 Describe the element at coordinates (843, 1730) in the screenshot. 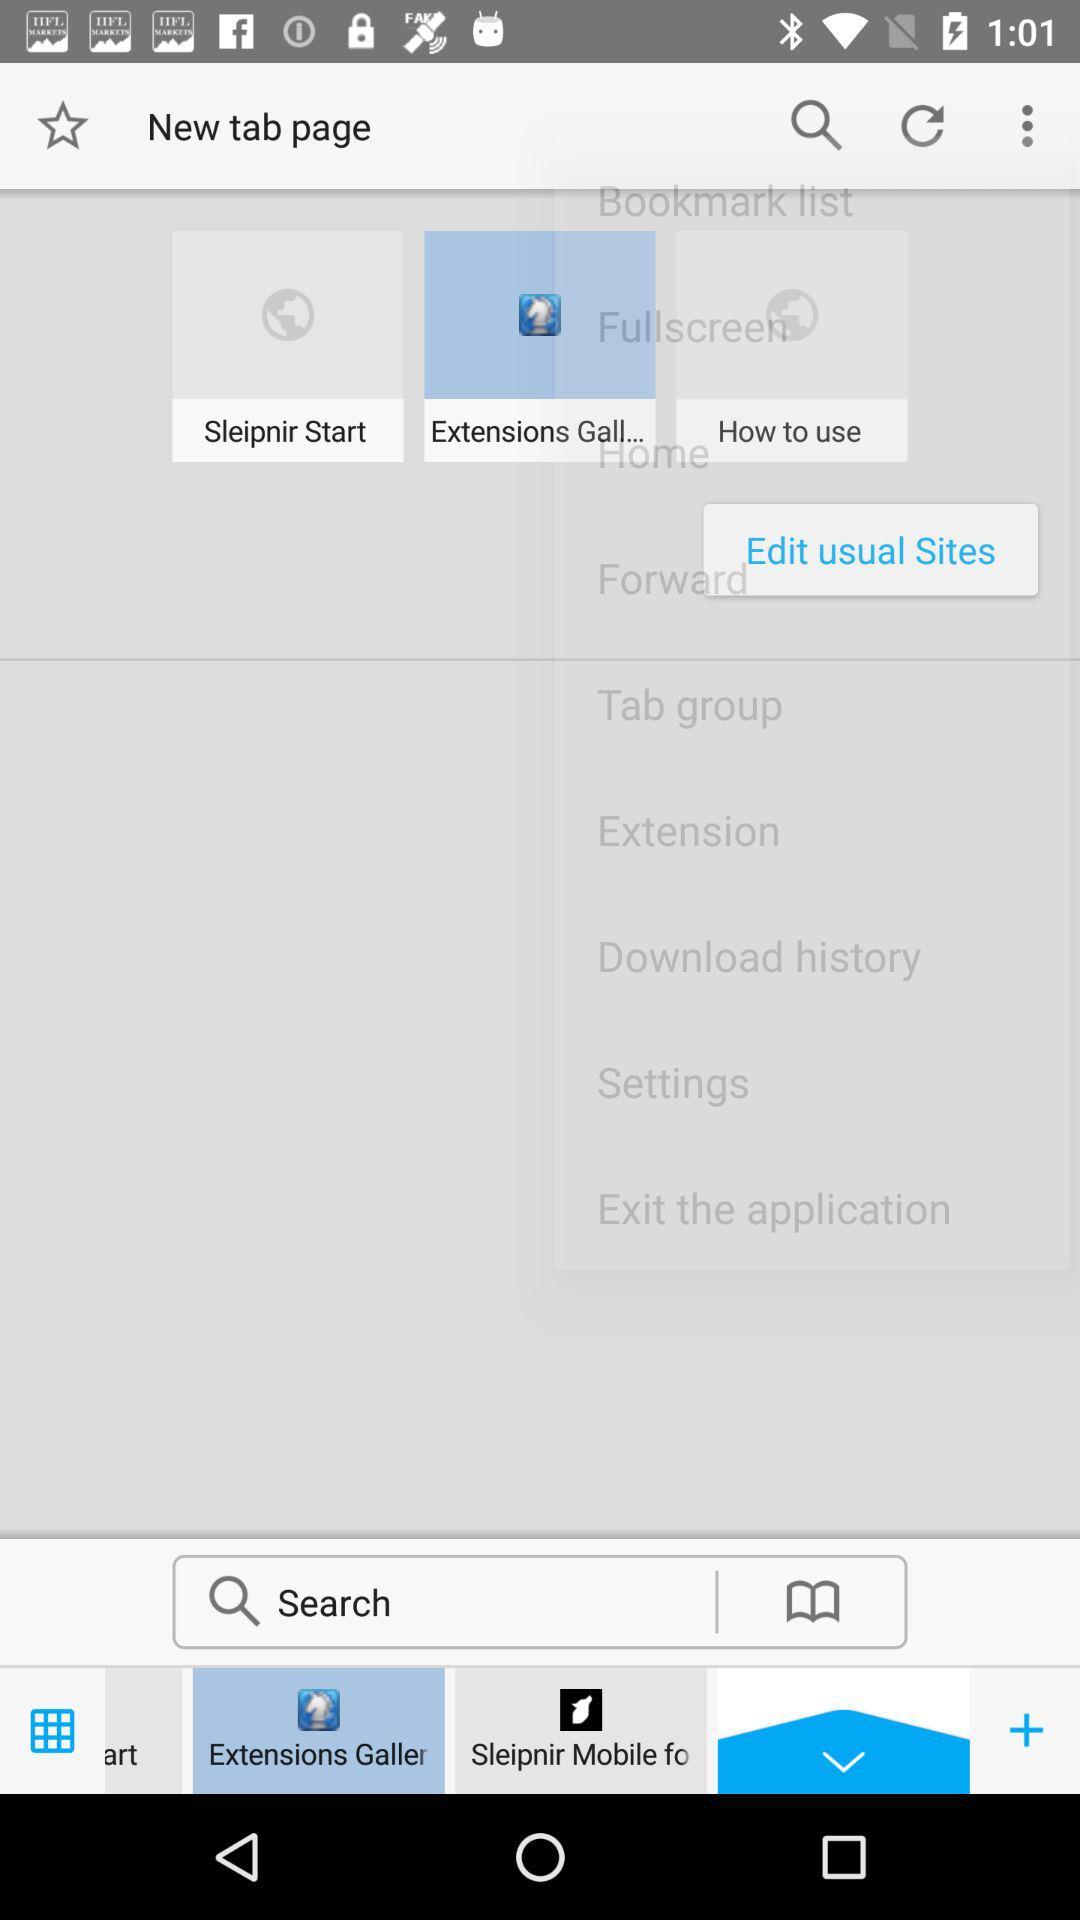

I see `the drop down button left to  at right corner bottom of the page` at that location.